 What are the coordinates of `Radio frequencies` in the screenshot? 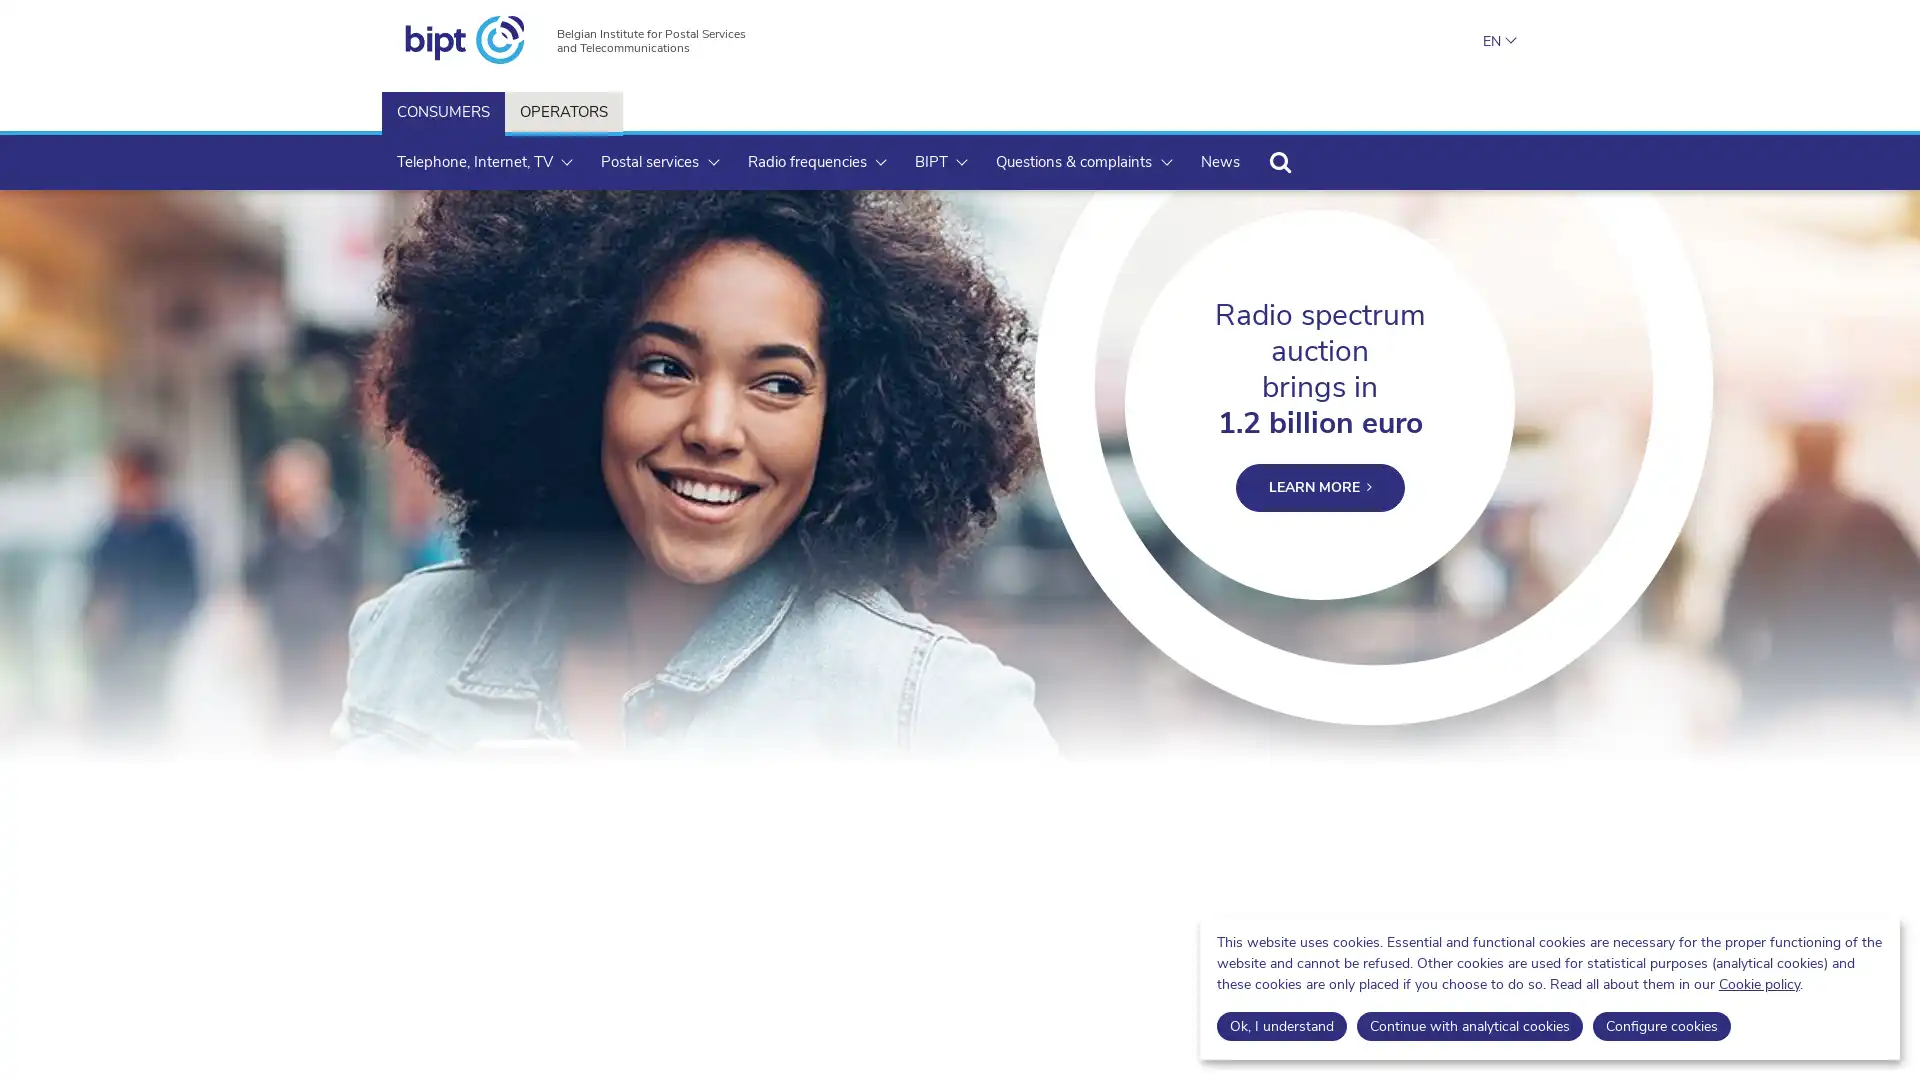 It's located at (816, 161).